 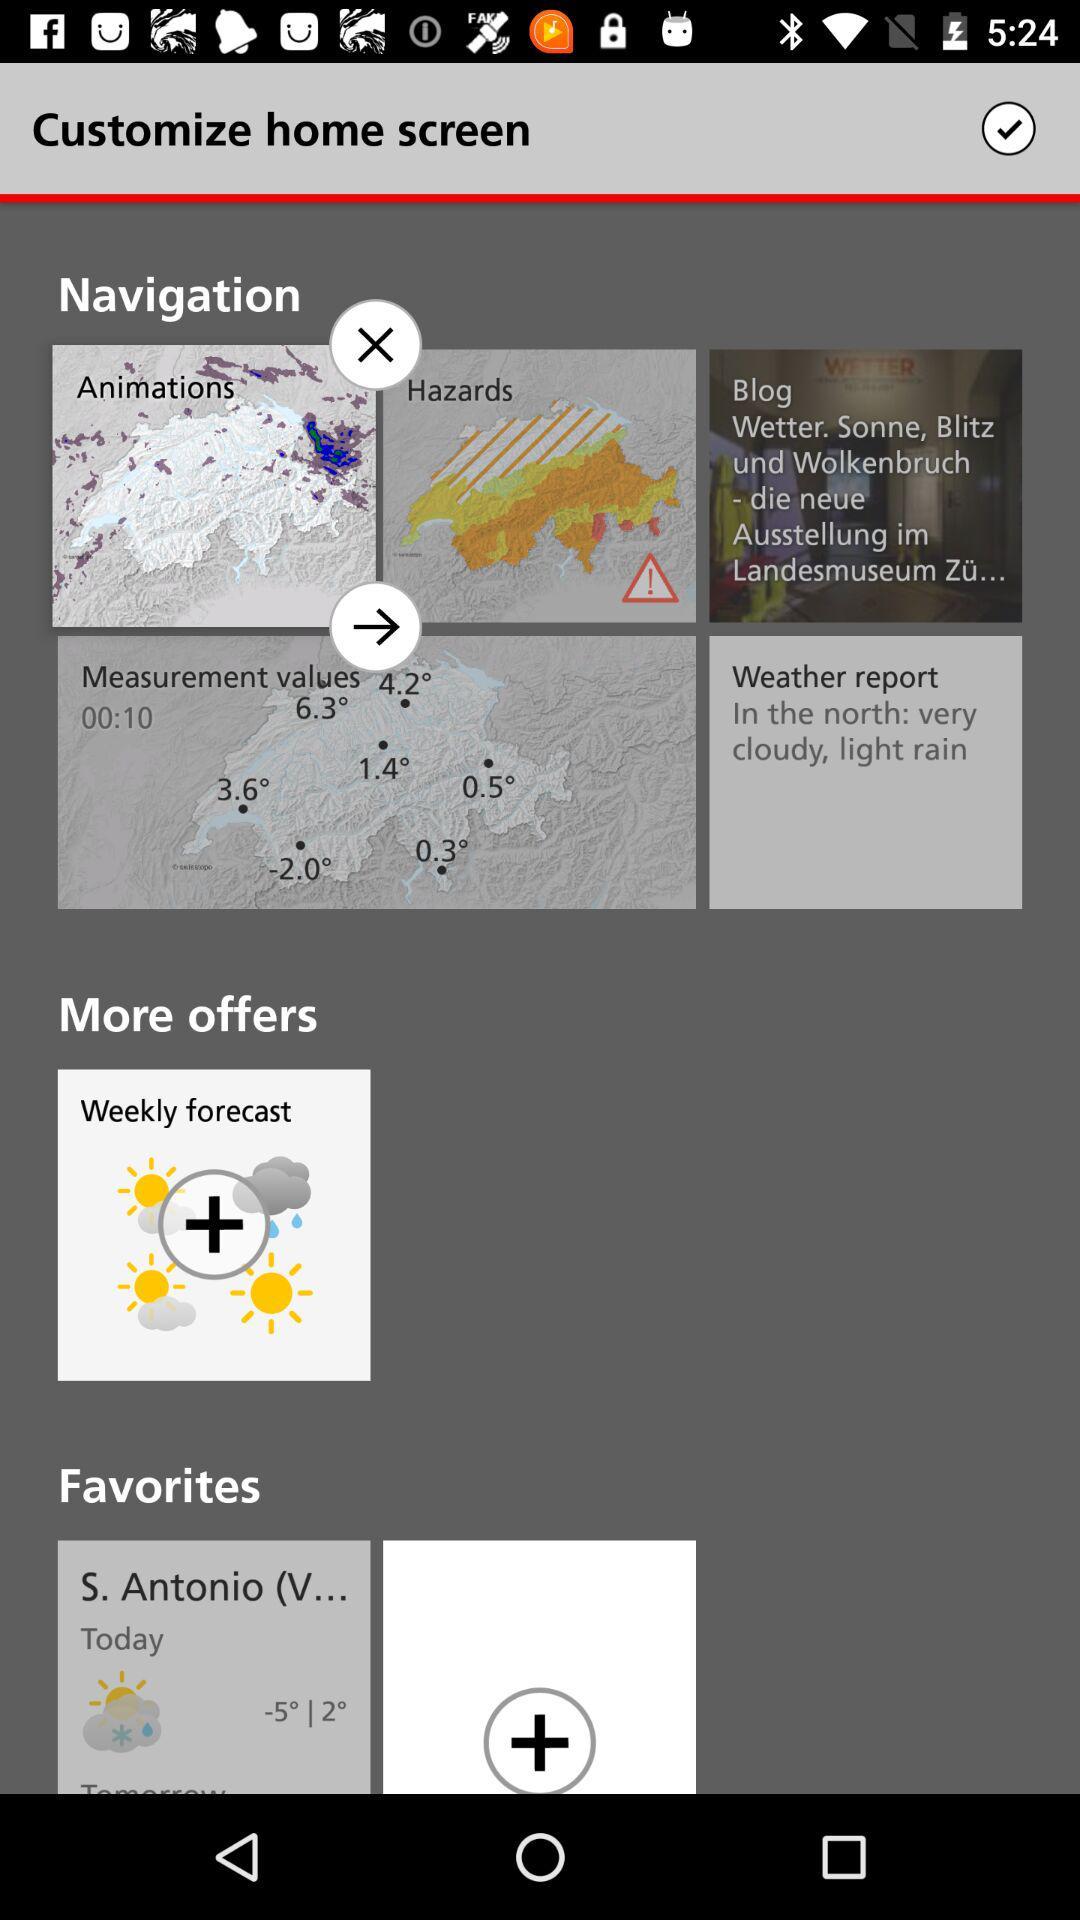 I want to click on the close icon, so click(x=374, y=345).